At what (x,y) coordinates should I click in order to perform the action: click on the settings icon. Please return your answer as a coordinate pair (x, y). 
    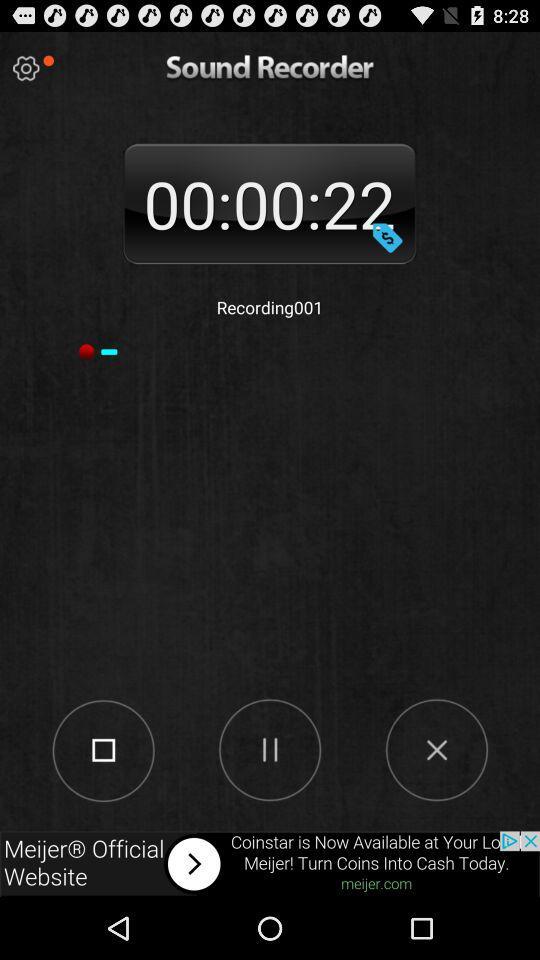
    Looking at the image, I should click on (25, 73).